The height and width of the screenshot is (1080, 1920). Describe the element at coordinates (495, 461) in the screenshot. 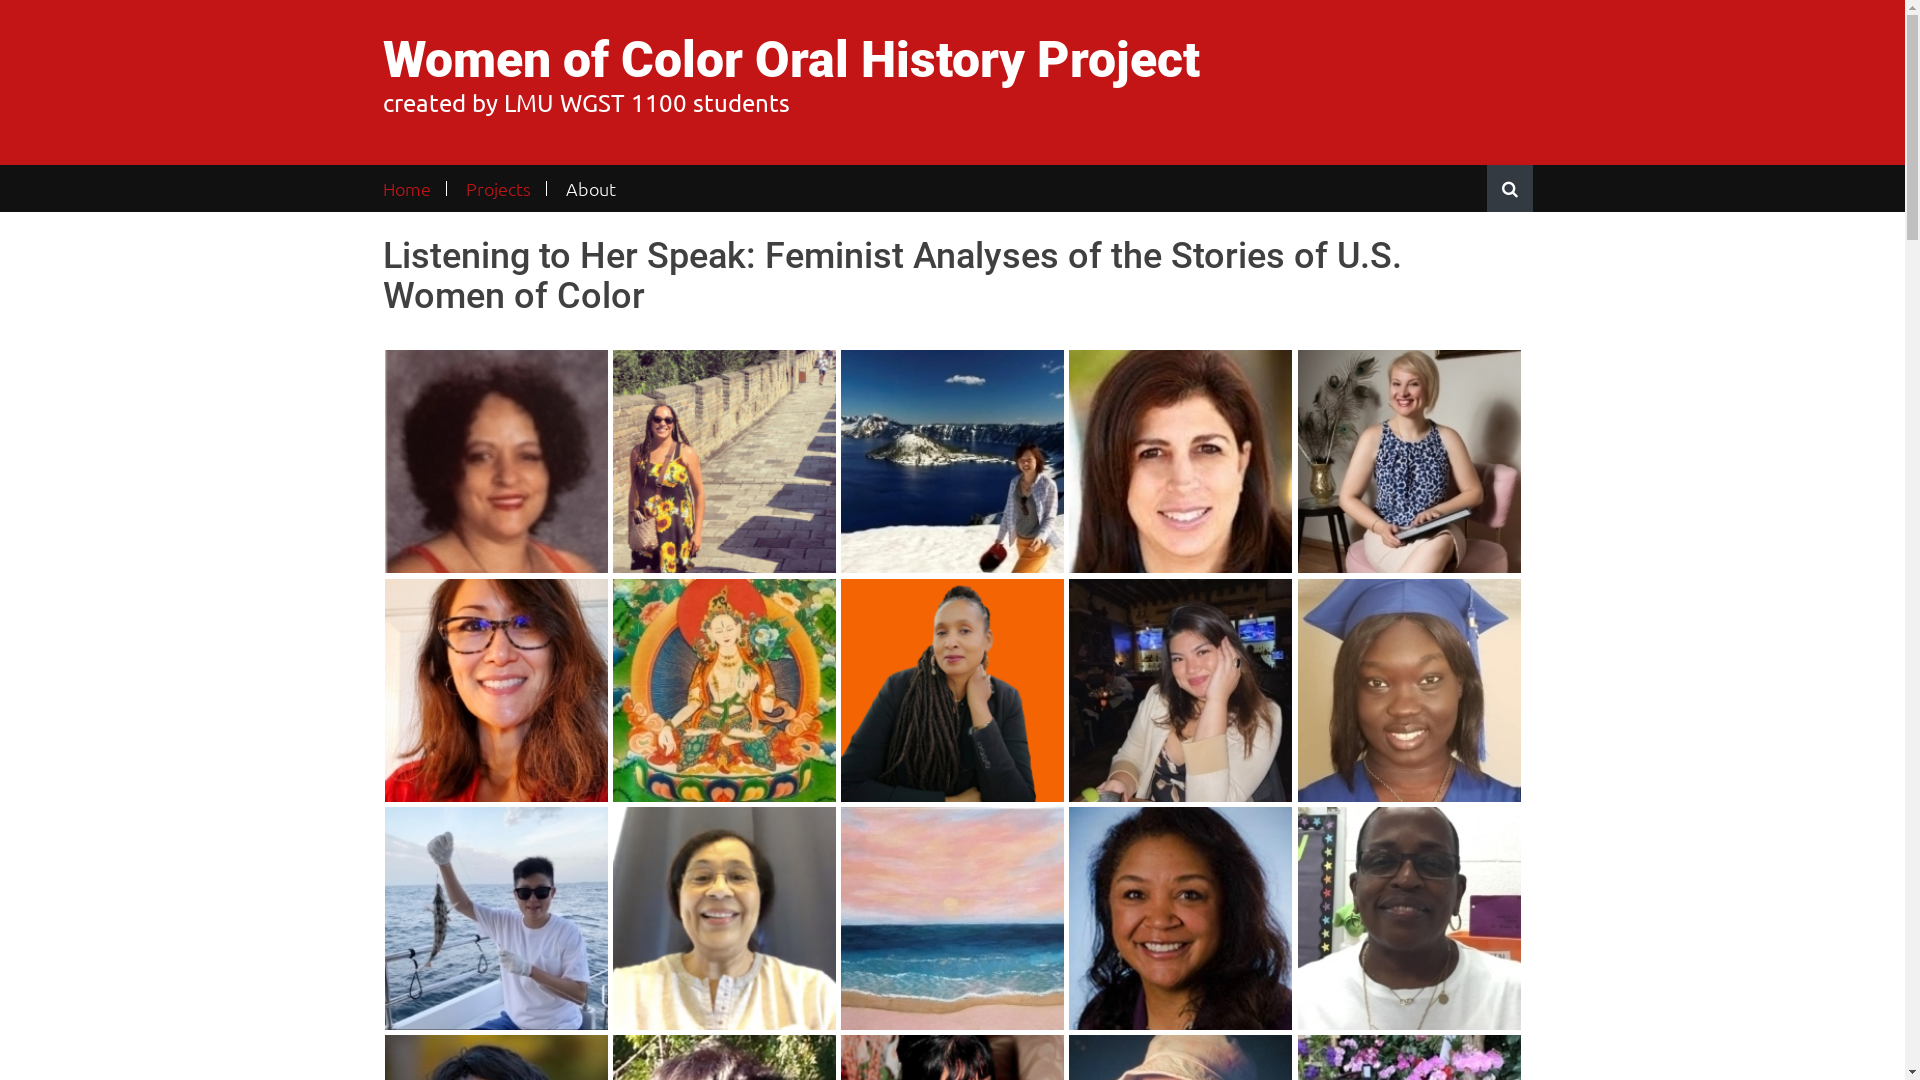

I see `'Maddie&#039;s Interview with Erica Thomson'` at that location.